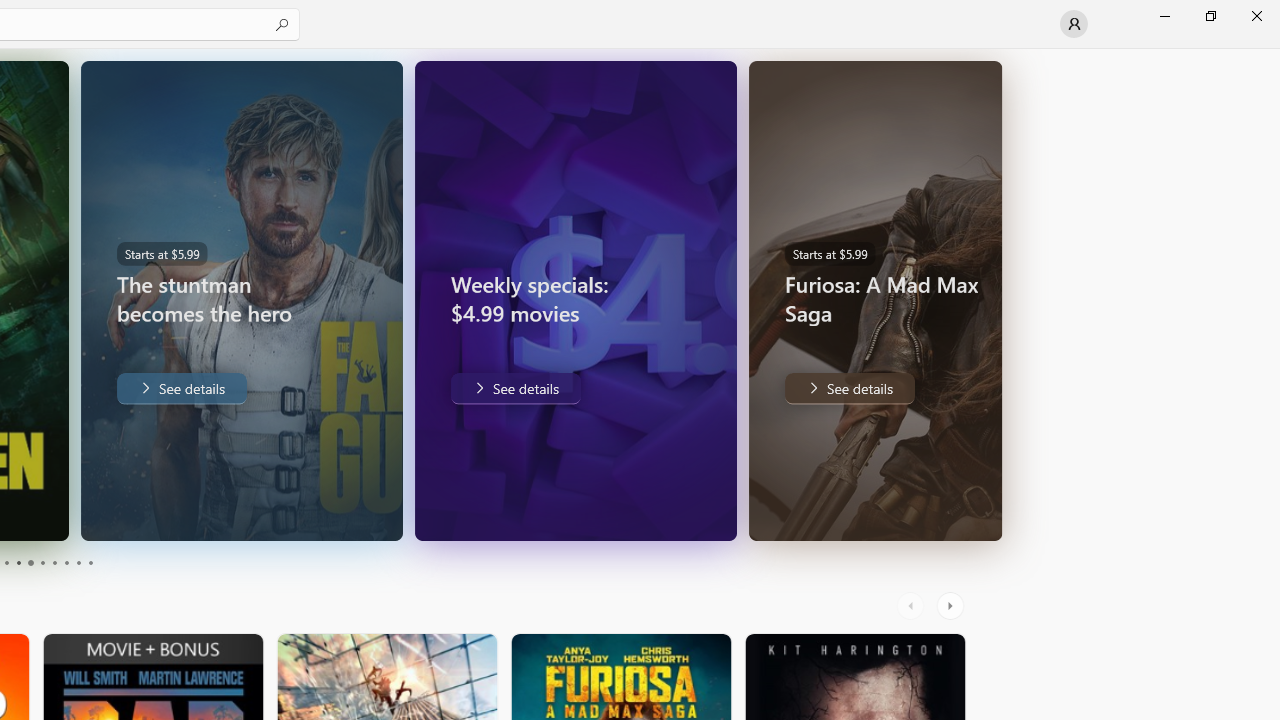  I want to click on 'Page 9', so click(78, 563).